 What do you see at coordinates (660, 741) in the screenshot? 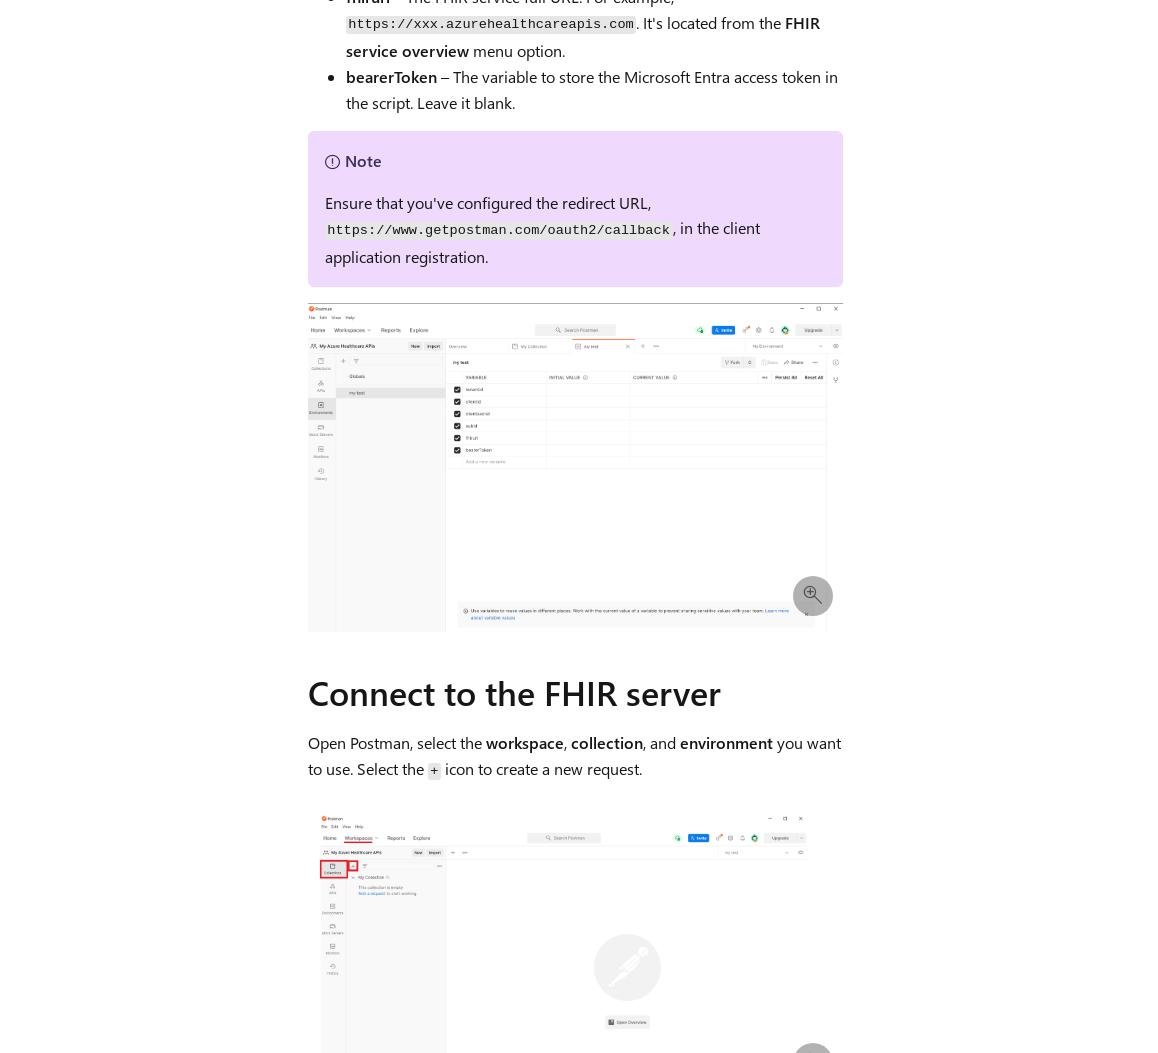
I see `', and'` at bounding box center [660, 741].